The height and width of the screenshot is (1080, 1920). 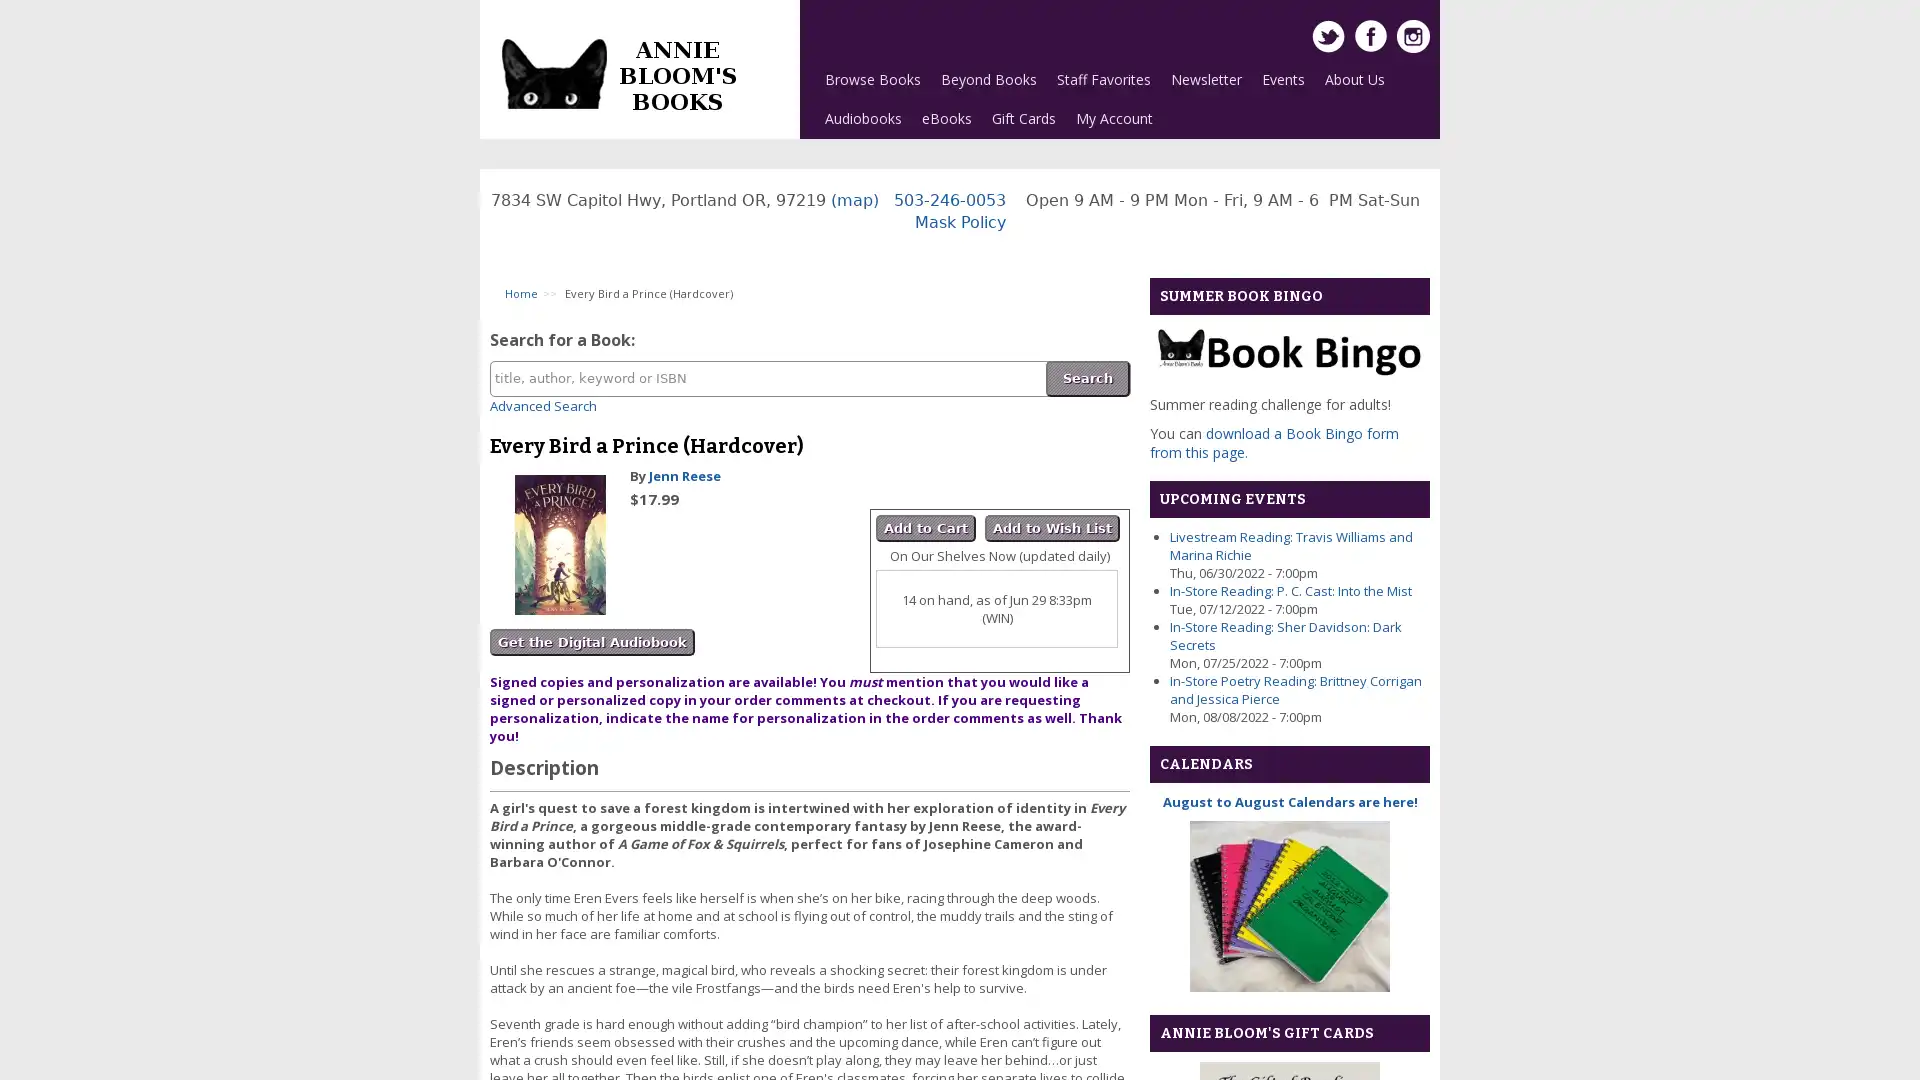 What do you see at coordinates (925, 527) in the screenshot?
I see `Add to Cart` at bounding box center [925, 527].